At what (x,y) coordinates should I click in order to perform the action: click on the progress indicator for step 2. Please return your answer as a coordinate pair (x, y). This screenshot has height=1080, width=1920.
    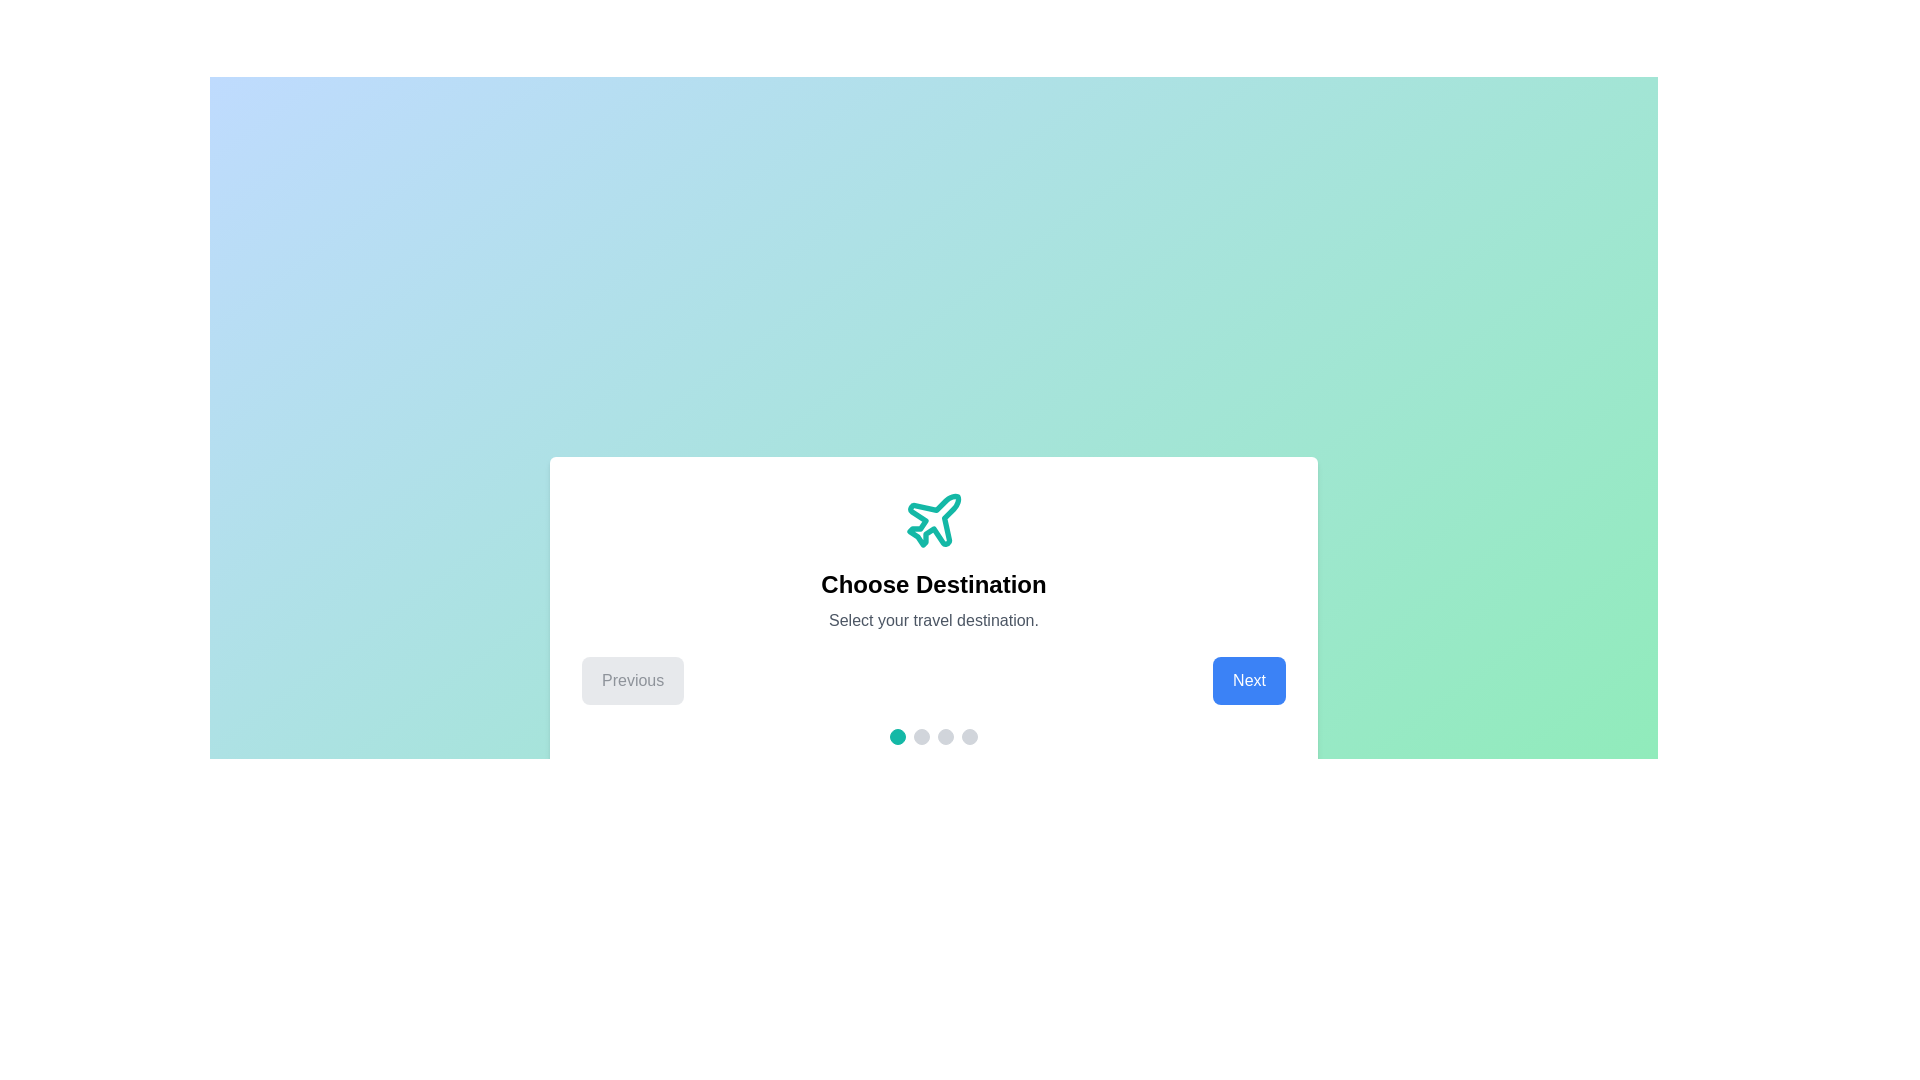
    Looking at the image, I should click on (920, 736).